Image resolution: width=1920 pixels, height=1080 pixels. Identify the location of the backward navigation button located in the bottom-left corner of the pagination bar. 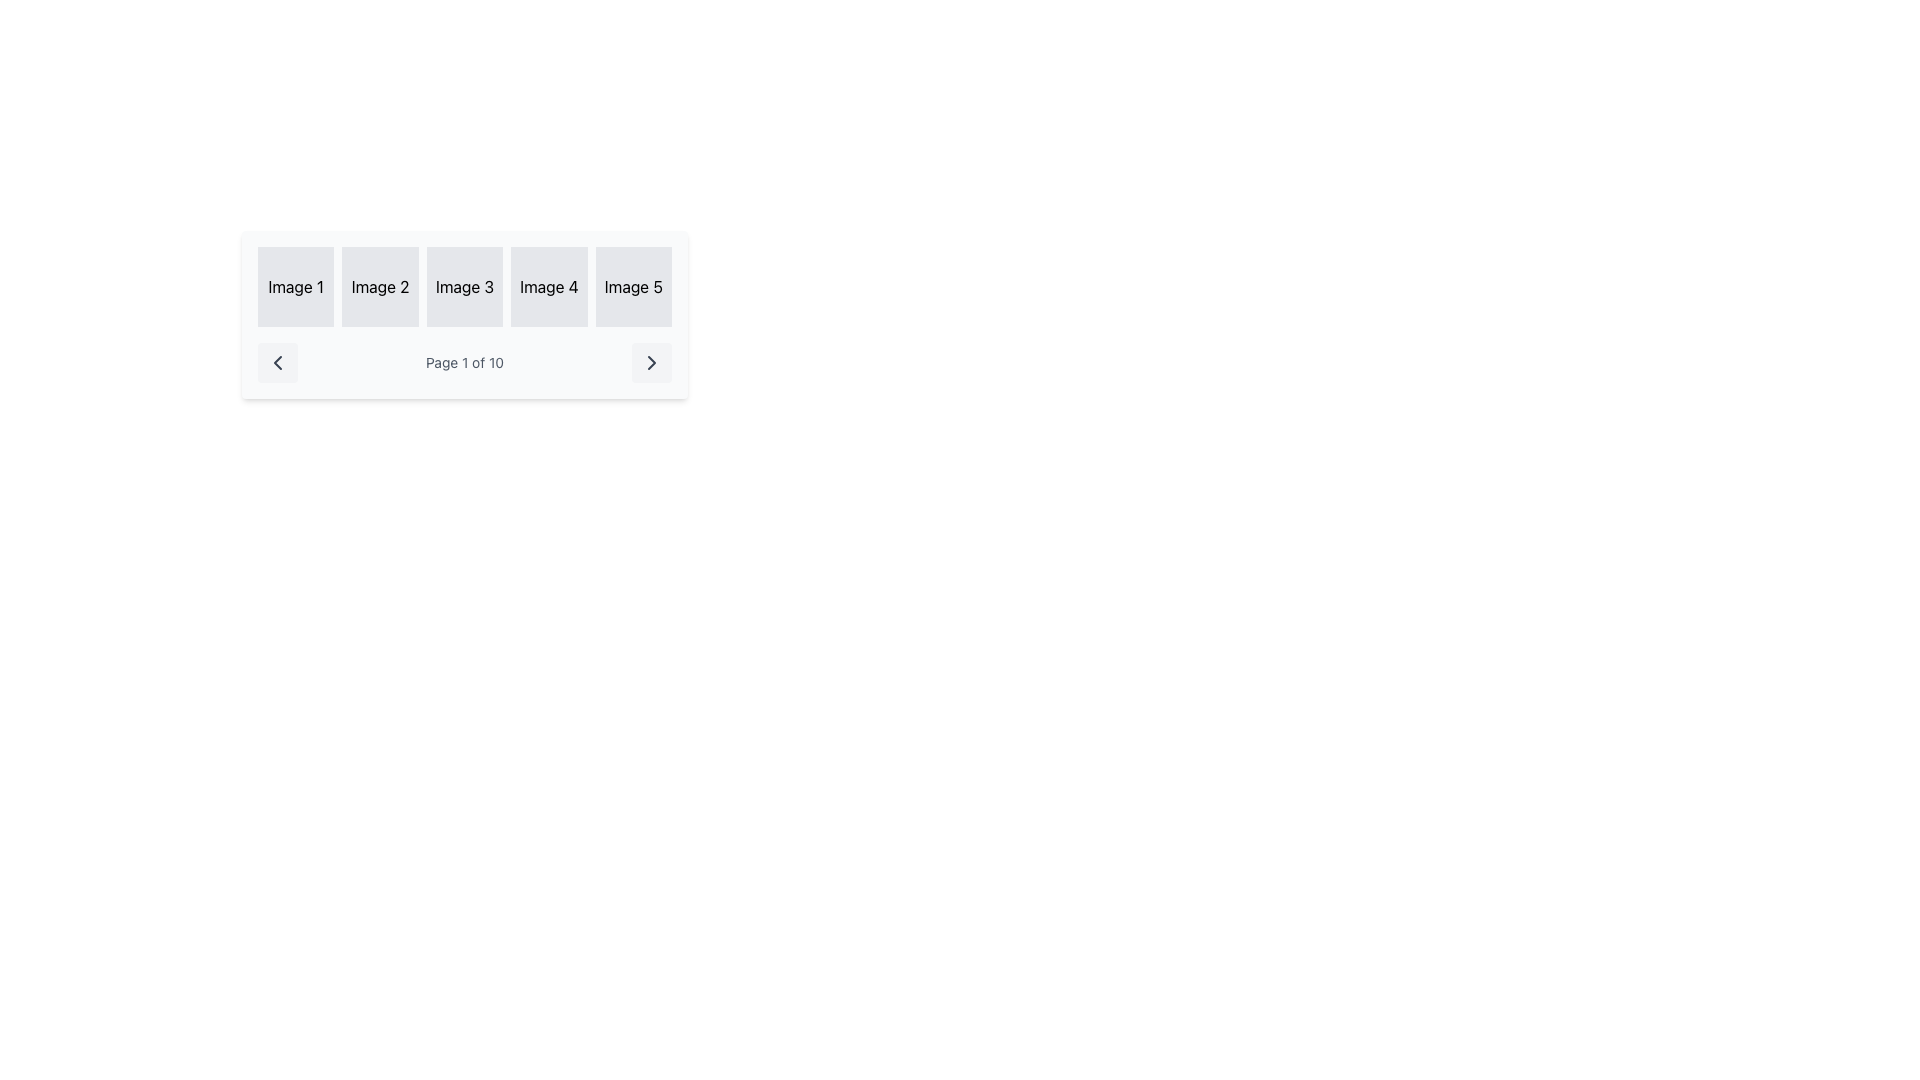
(277, 362).